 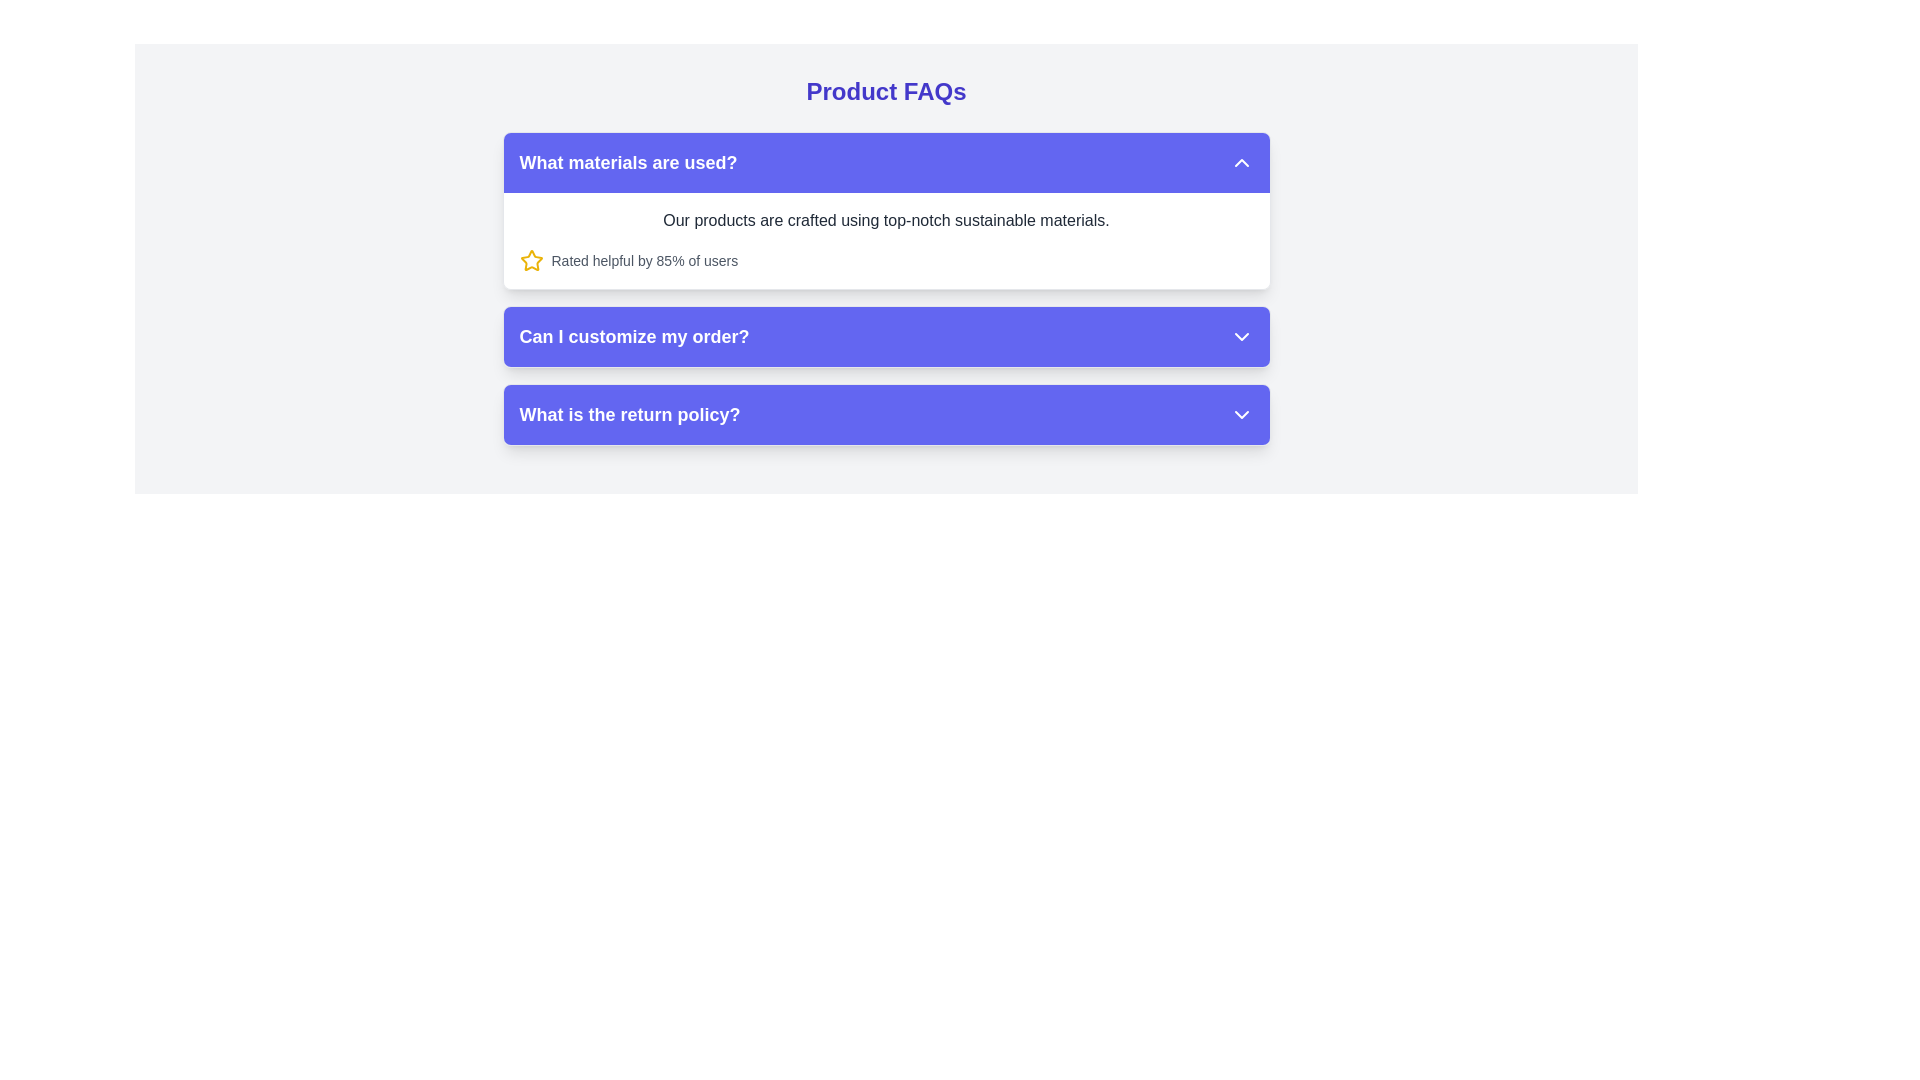 What do you see at coordinates (885, 211) in the screenshot?
I see `the header of the first Collapsible FAQ Item located beneath the 'Product FAQs' title section to receive interaction feedback` at bounding box center [885, 211].